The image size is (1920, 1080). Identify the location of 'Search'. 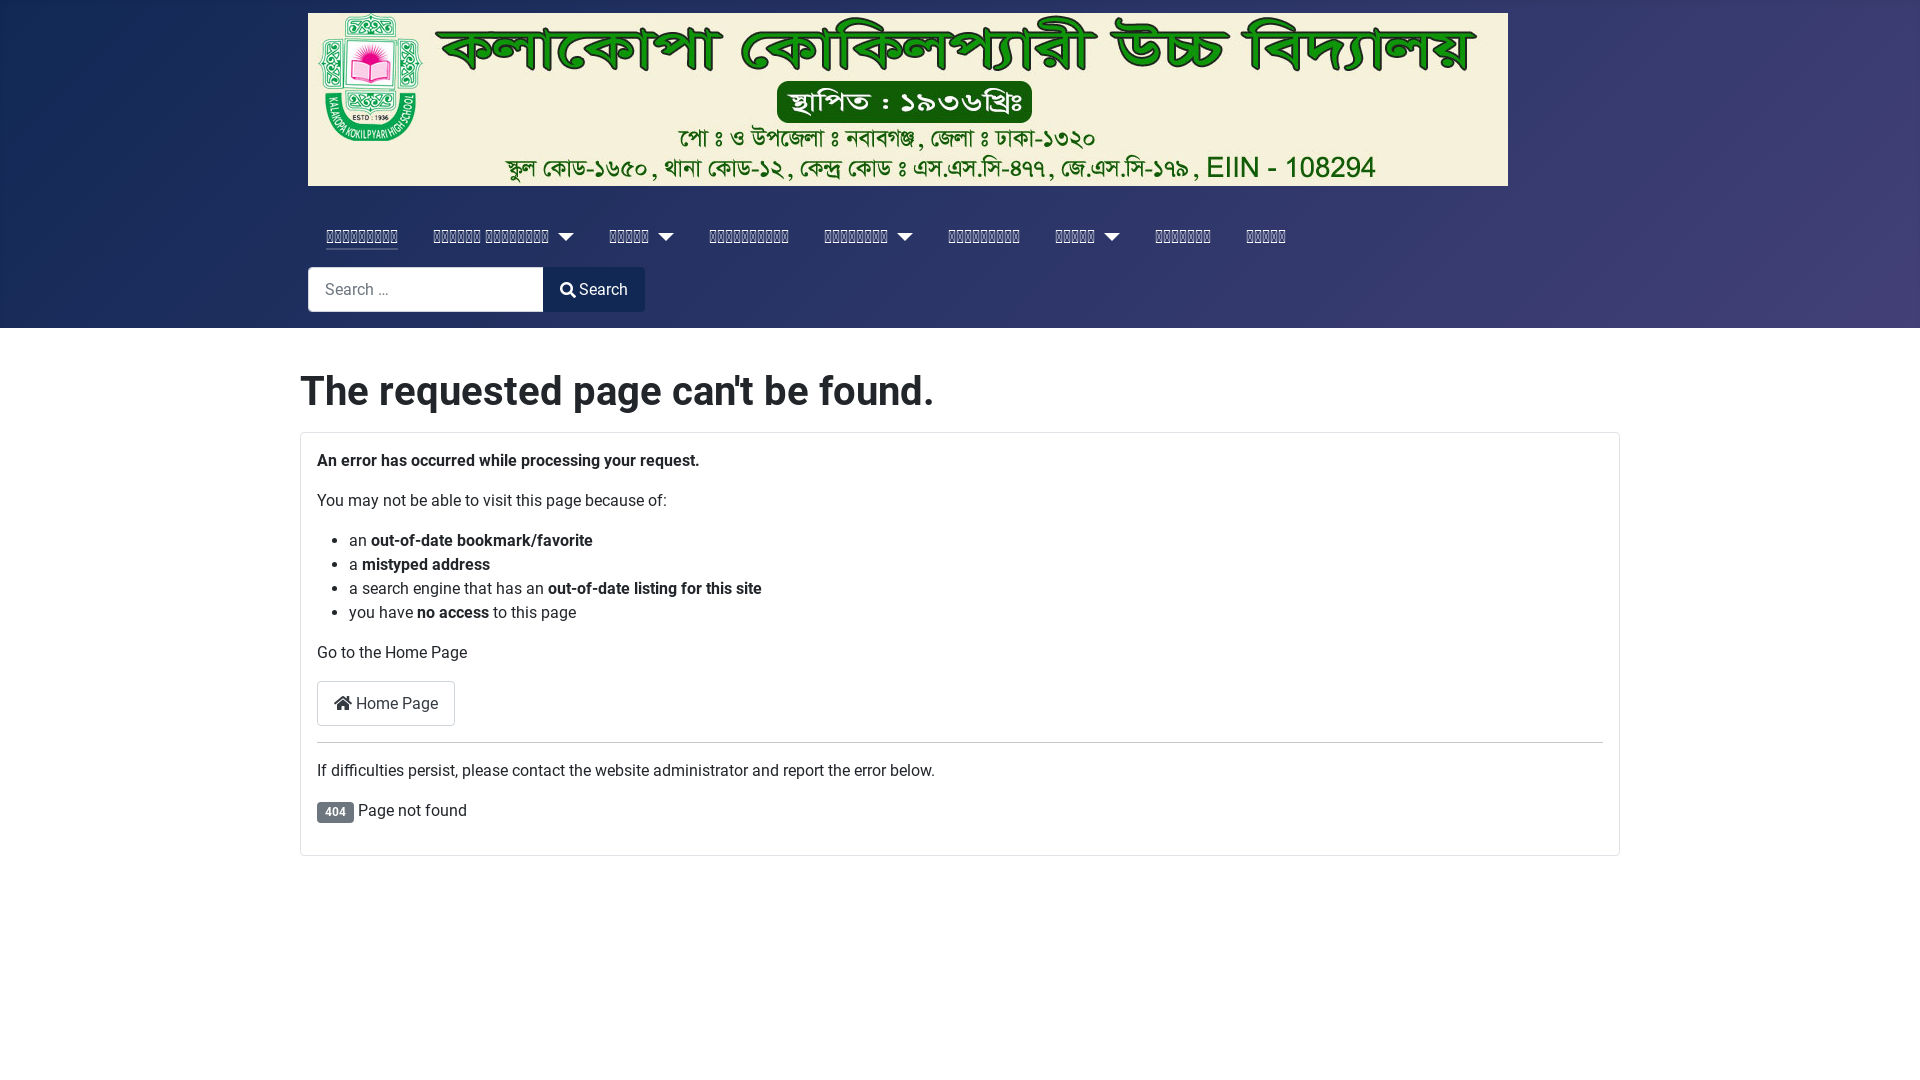
(593, 289).